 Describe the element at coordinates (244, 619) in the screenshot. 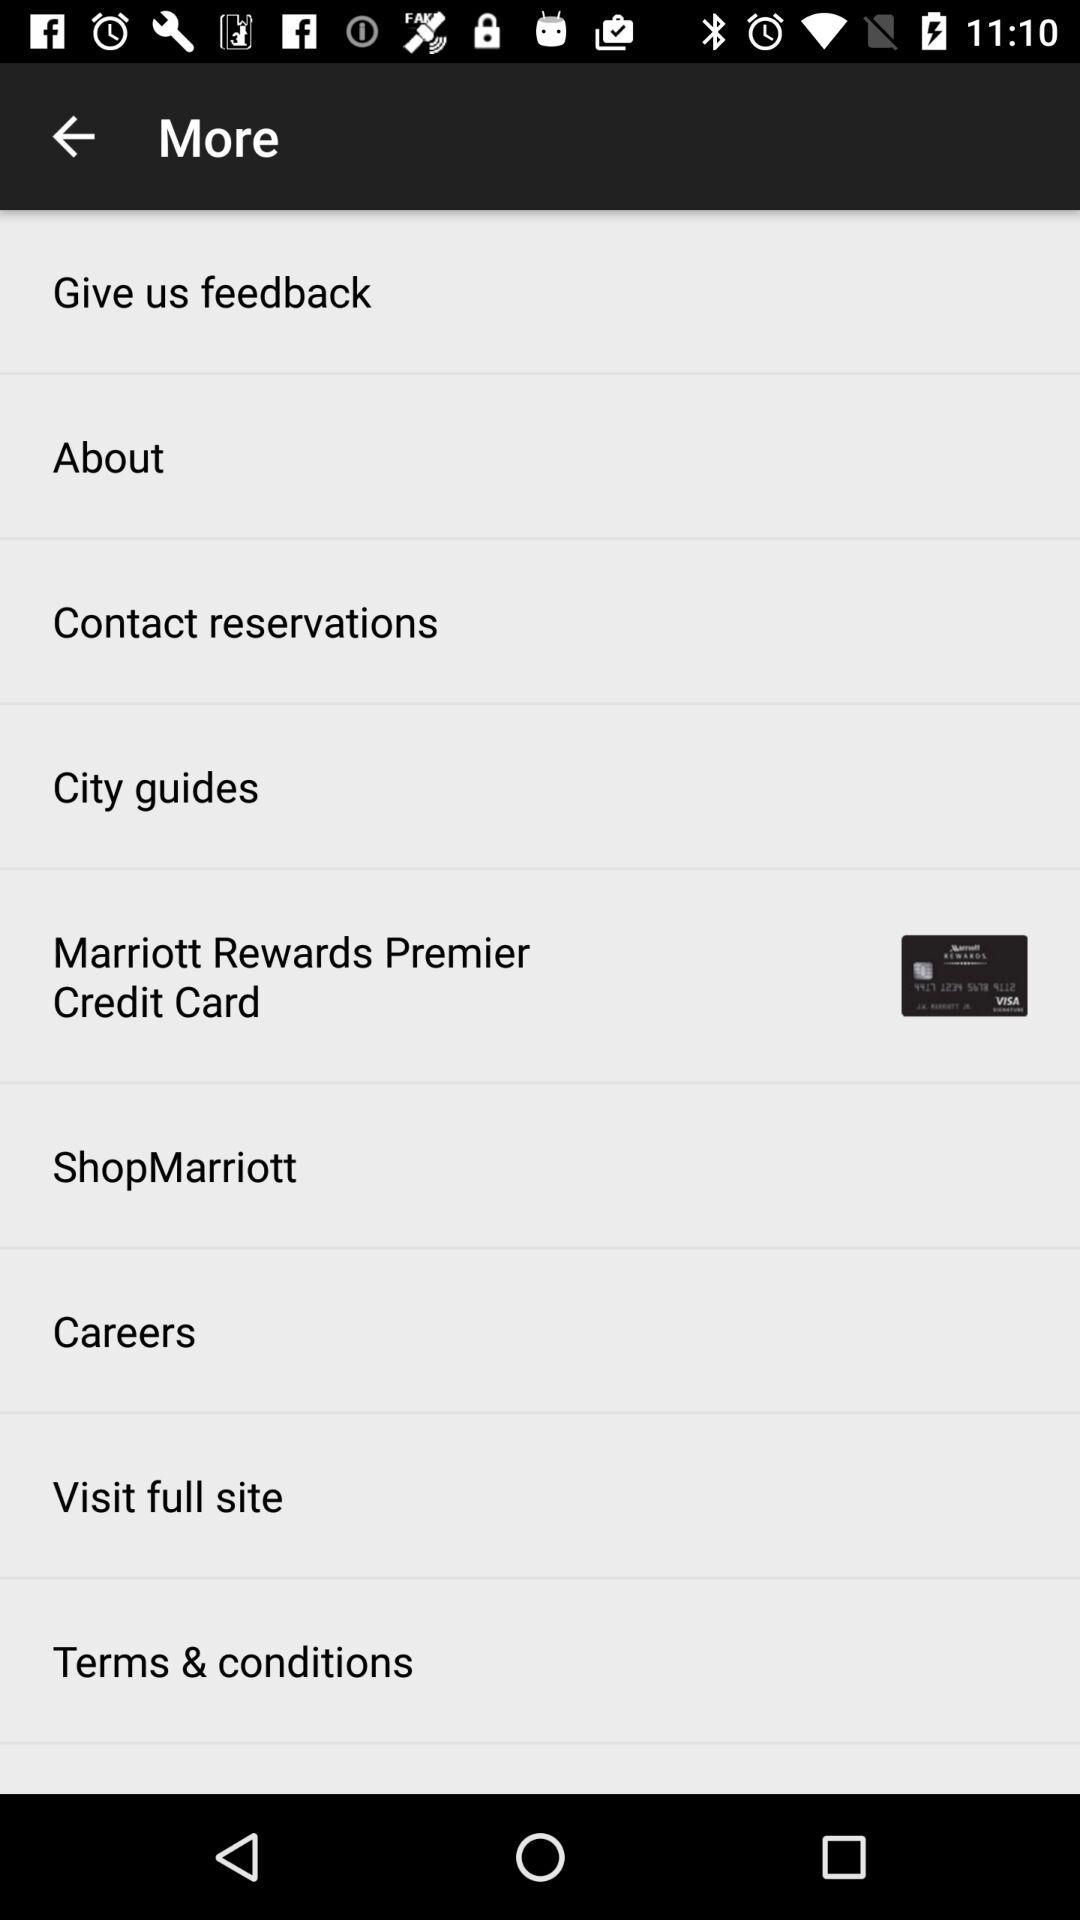

I see `the icon below about item` at that location.